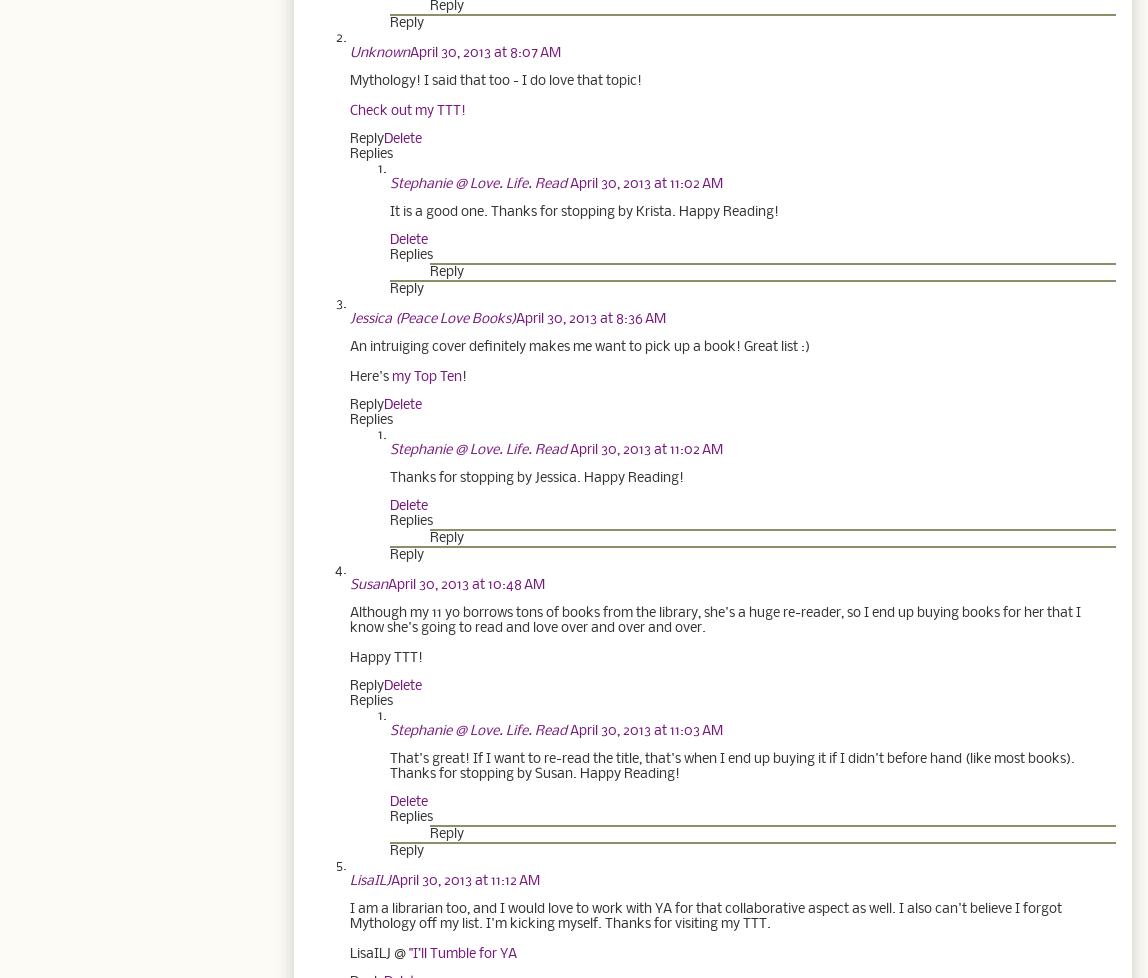 The image size is (1148, 978). What do you see at coordinates (466, 584) in the screenshot?
I see `'April 30, 2013 at 10:48 AM'` at bounding box center [466, 584].